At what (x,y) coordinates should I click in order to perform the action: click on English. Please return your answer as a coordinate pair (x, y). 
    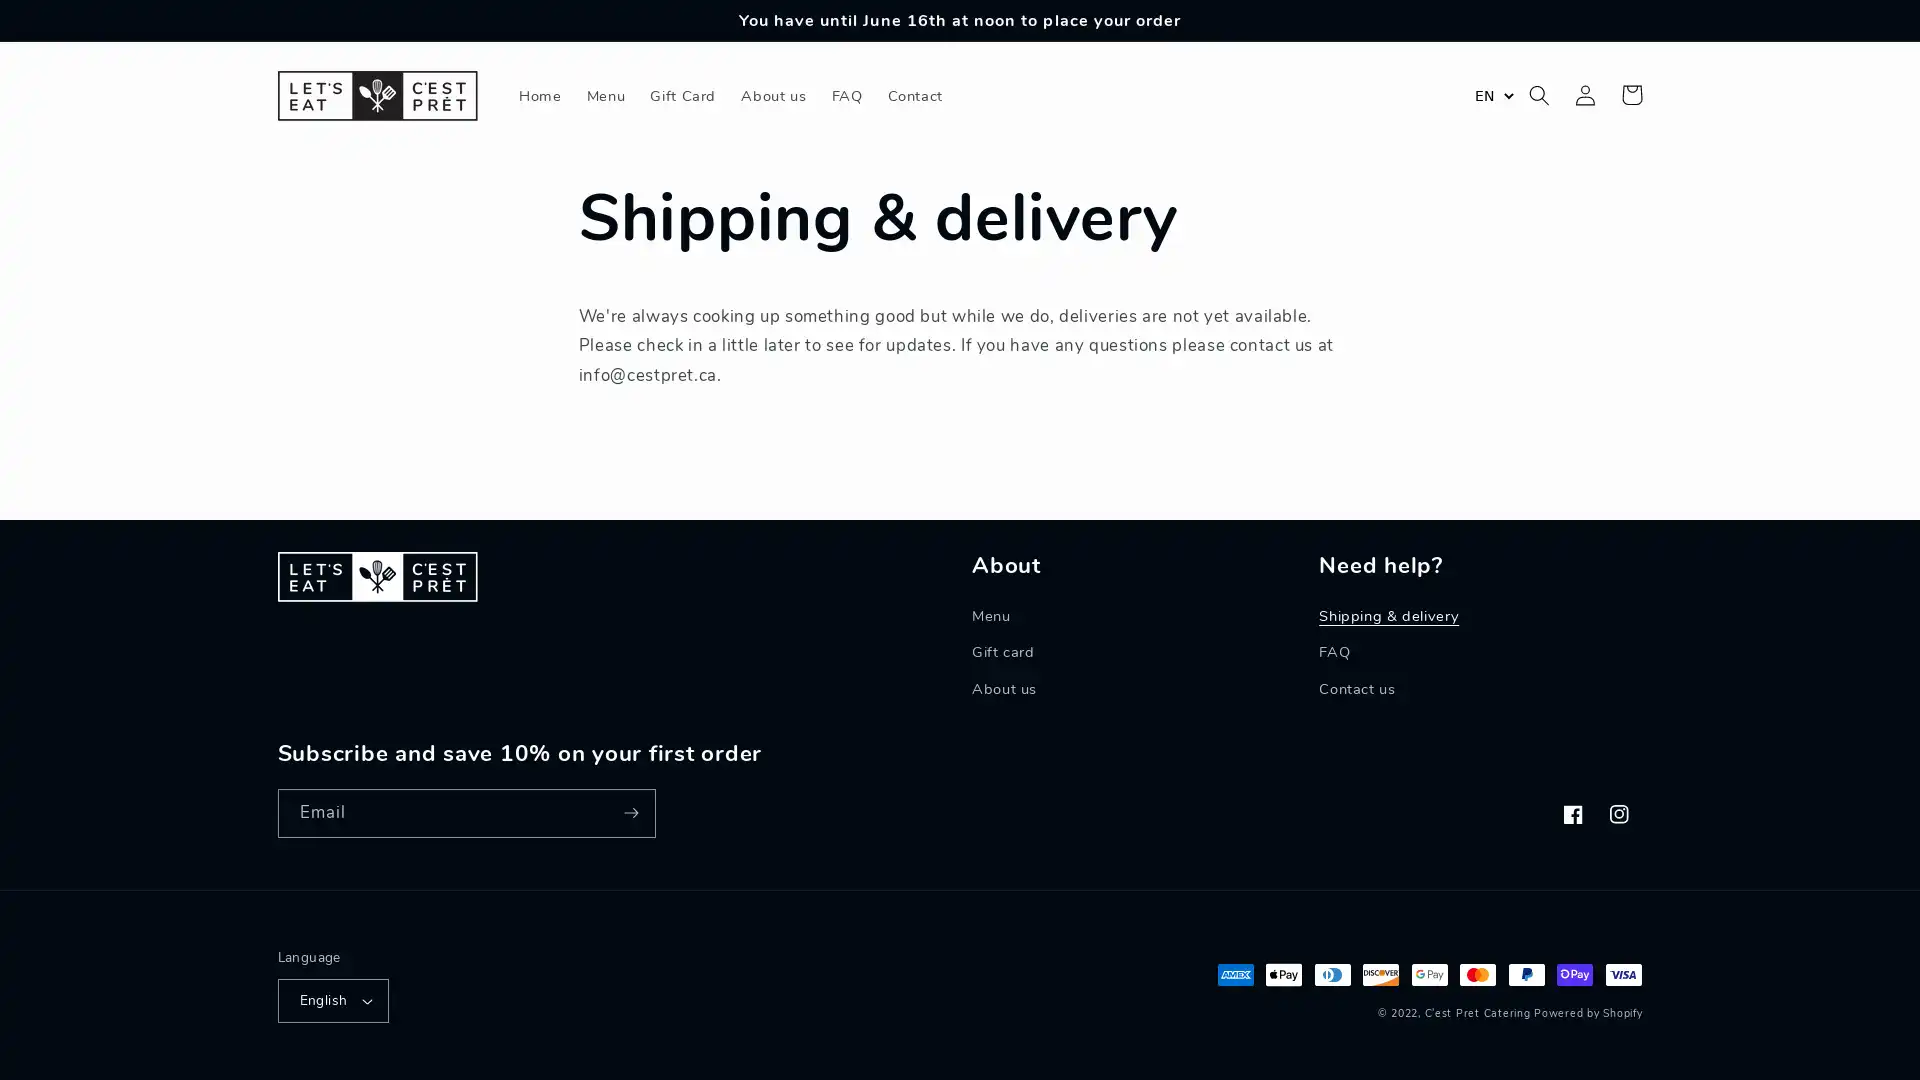
    Looking at the image, I should click on (332, 999).